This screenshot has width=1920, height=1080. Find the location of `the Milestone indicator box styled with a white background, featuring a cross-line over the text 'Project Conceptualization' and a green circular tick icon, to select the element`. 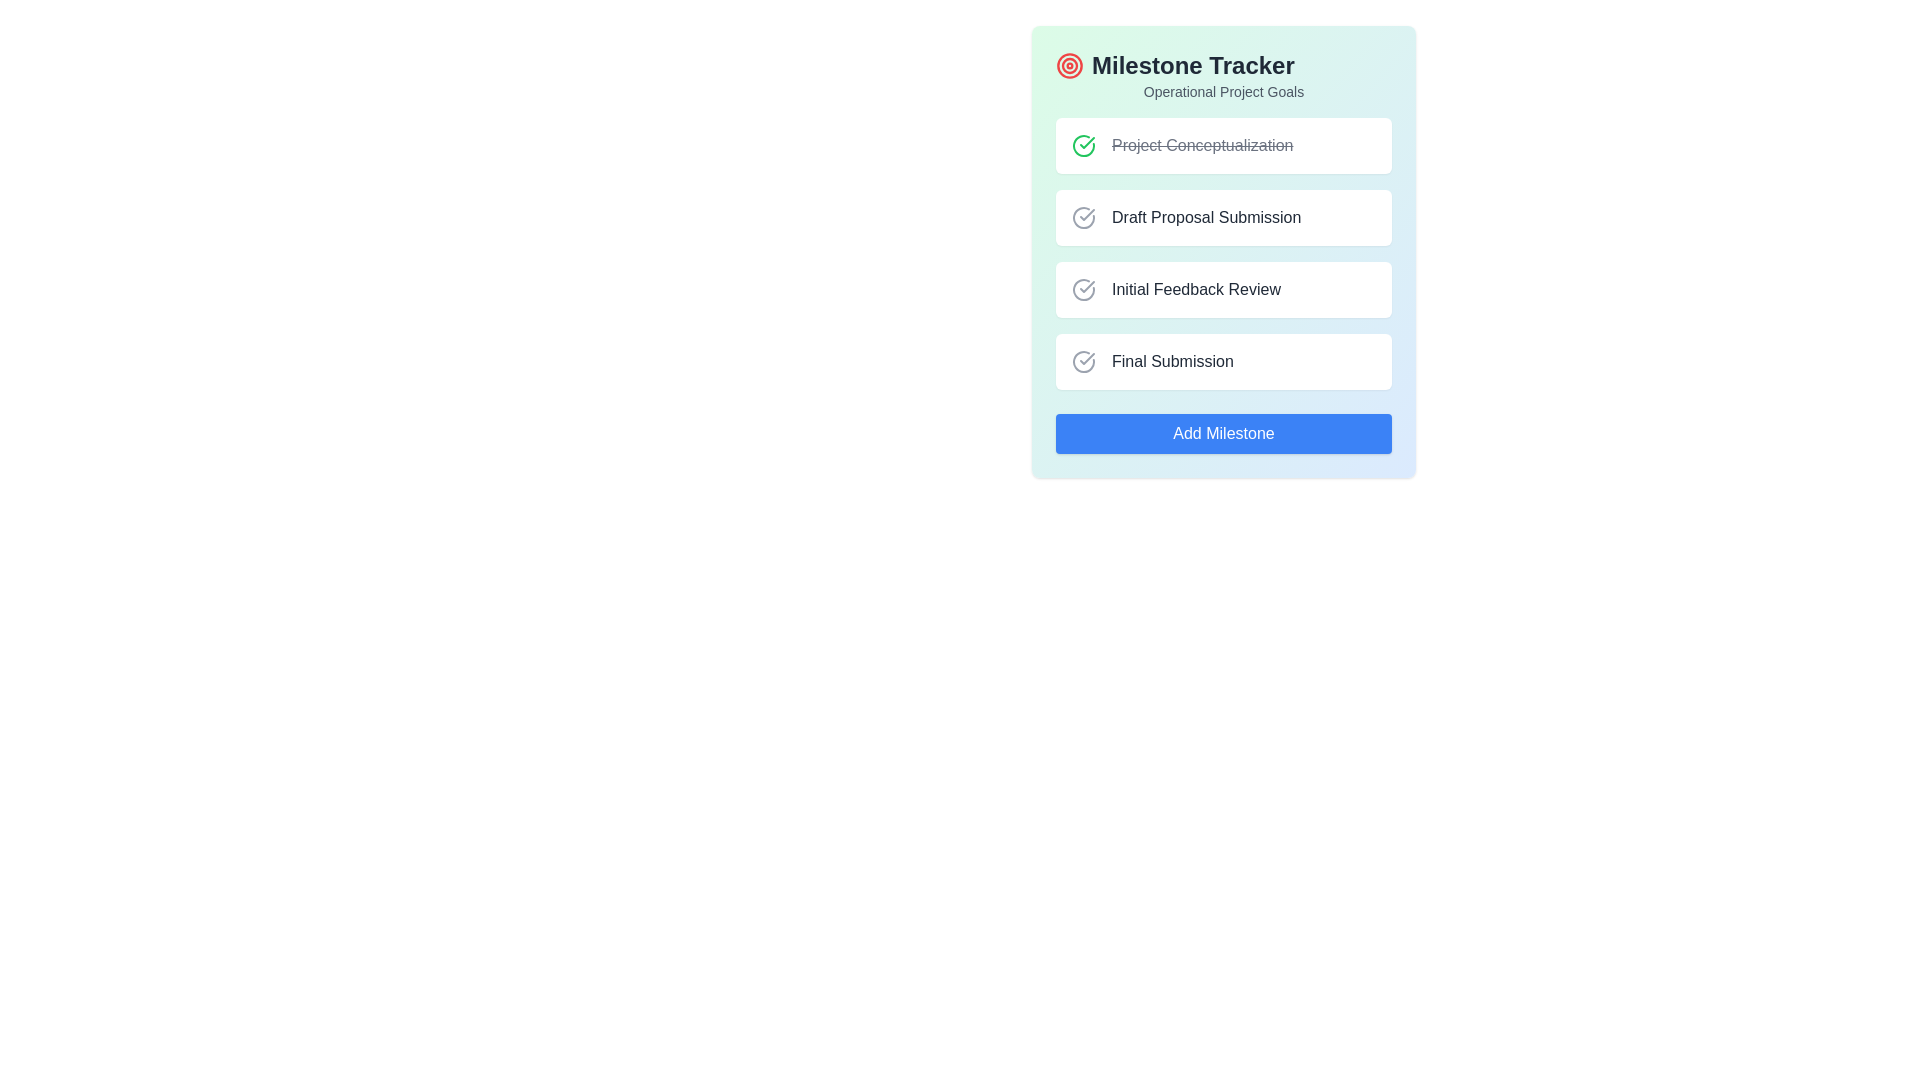

the Milestone indicator box styled with a white background, featuring a cross-line over the text 'Project Conceptualization' and a green circular tick icon, to select the element is located at coordinates (1223, 145).